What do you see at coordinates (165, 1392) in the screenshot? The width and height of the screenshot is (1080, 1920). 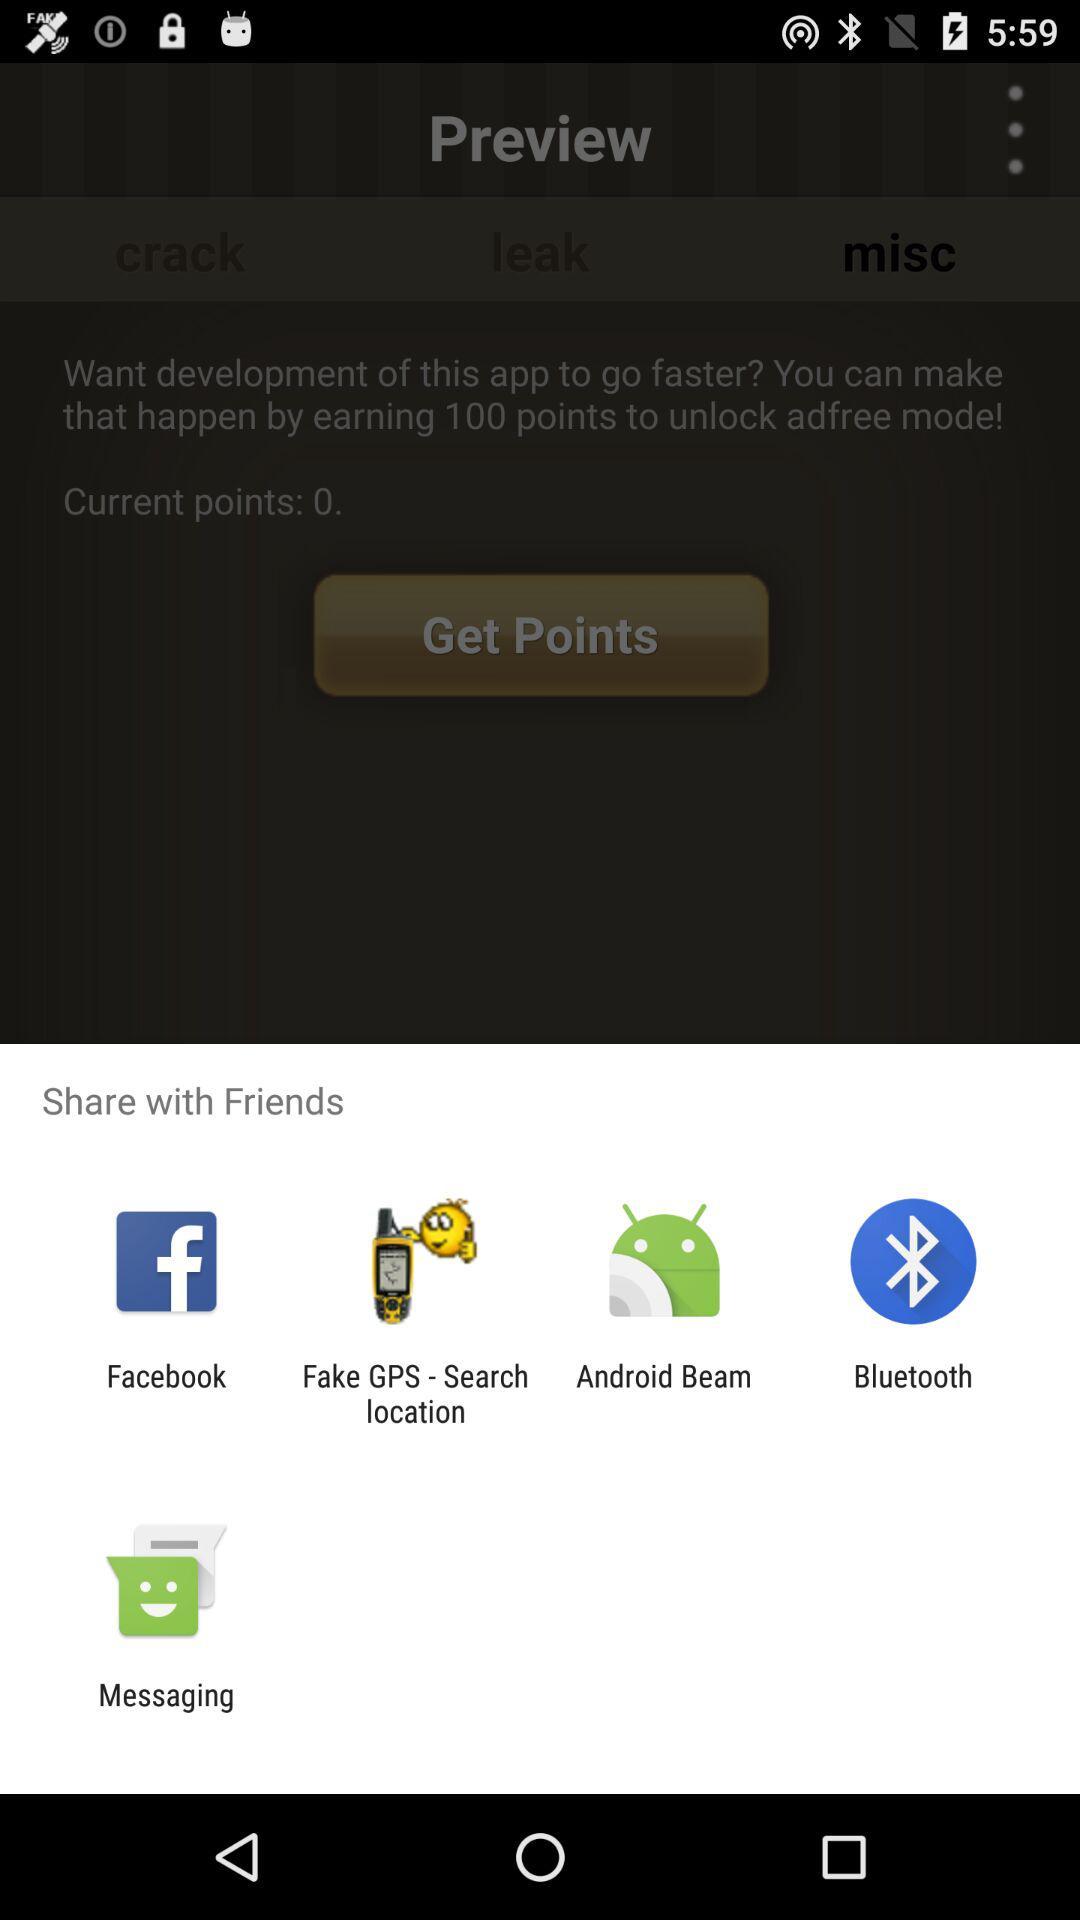 I see `the facebook` at bounding box center [165, 1392].